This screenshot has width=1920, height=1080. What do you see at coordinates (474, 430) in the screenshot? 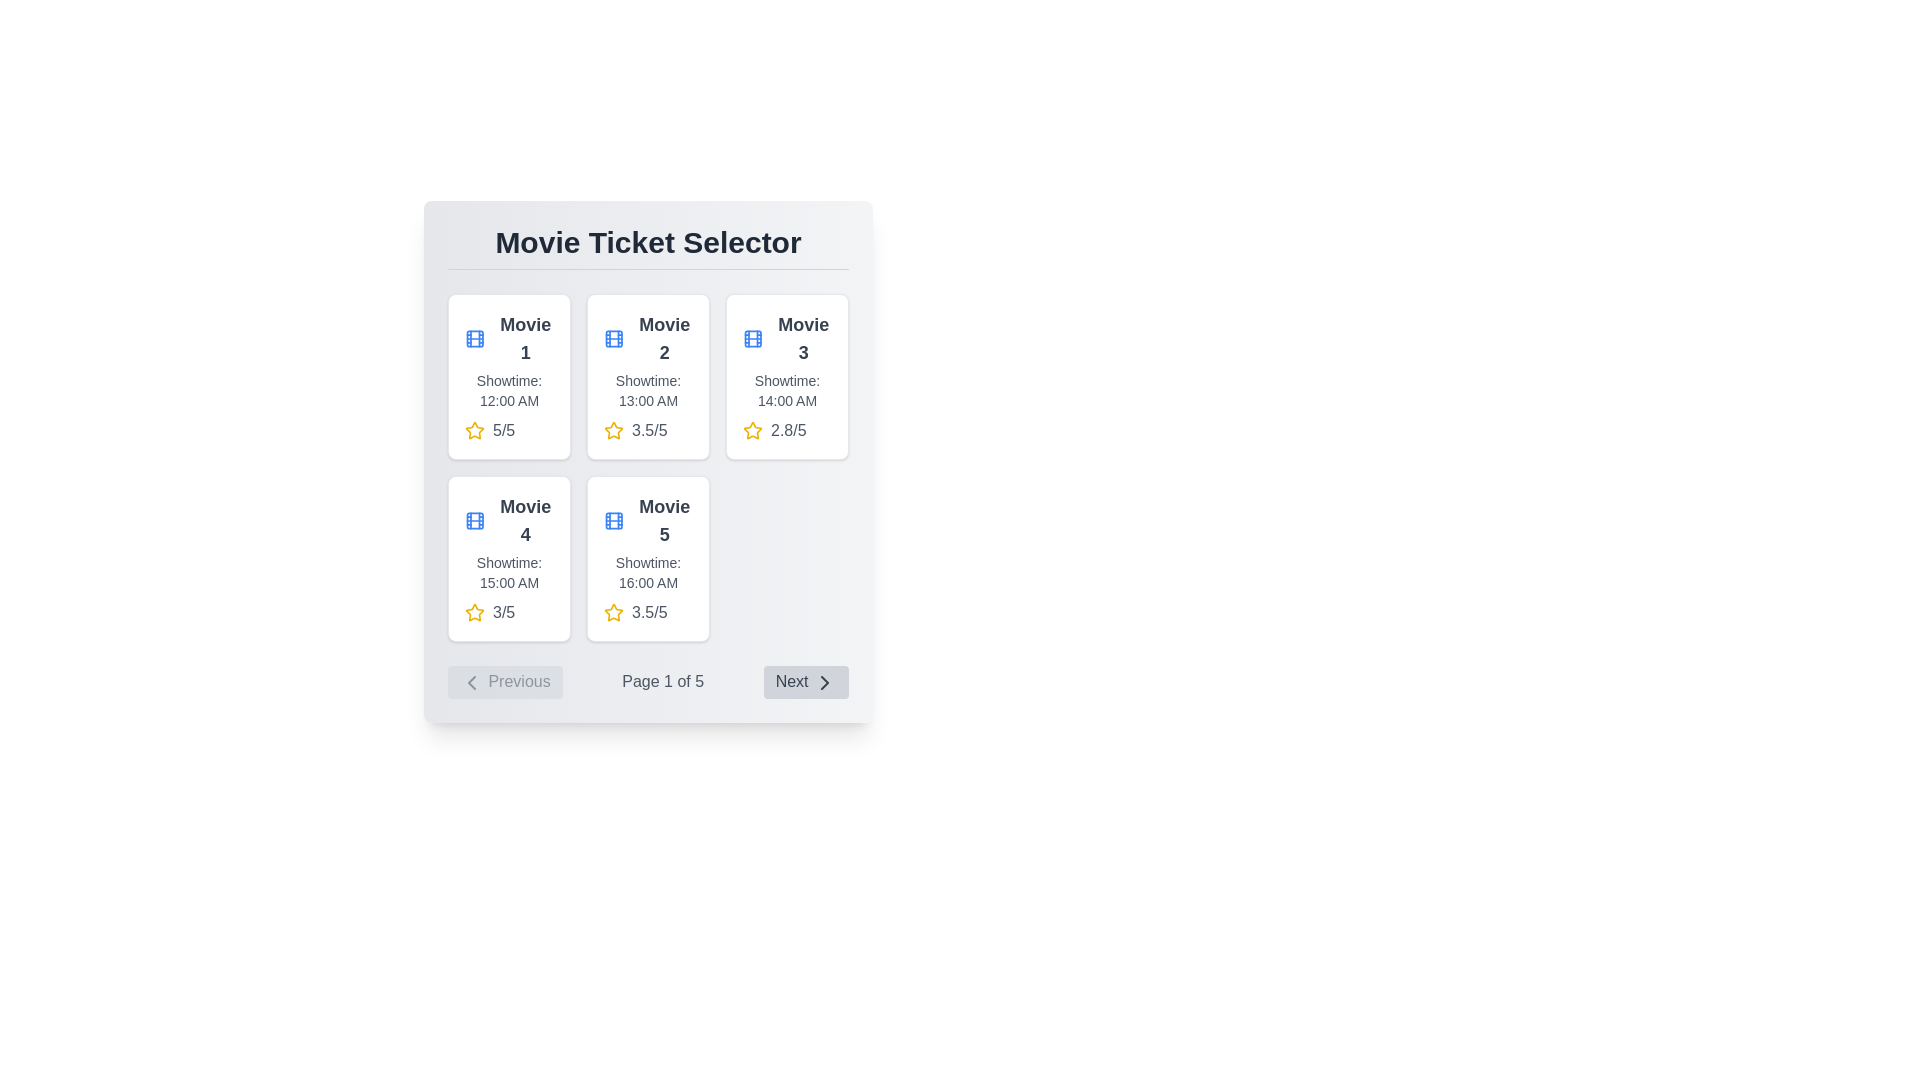
I see `the star icon located within the first movie card, positioned next to the text '5/5' and below the movie title and showtime` at bounding box center [474, 430].